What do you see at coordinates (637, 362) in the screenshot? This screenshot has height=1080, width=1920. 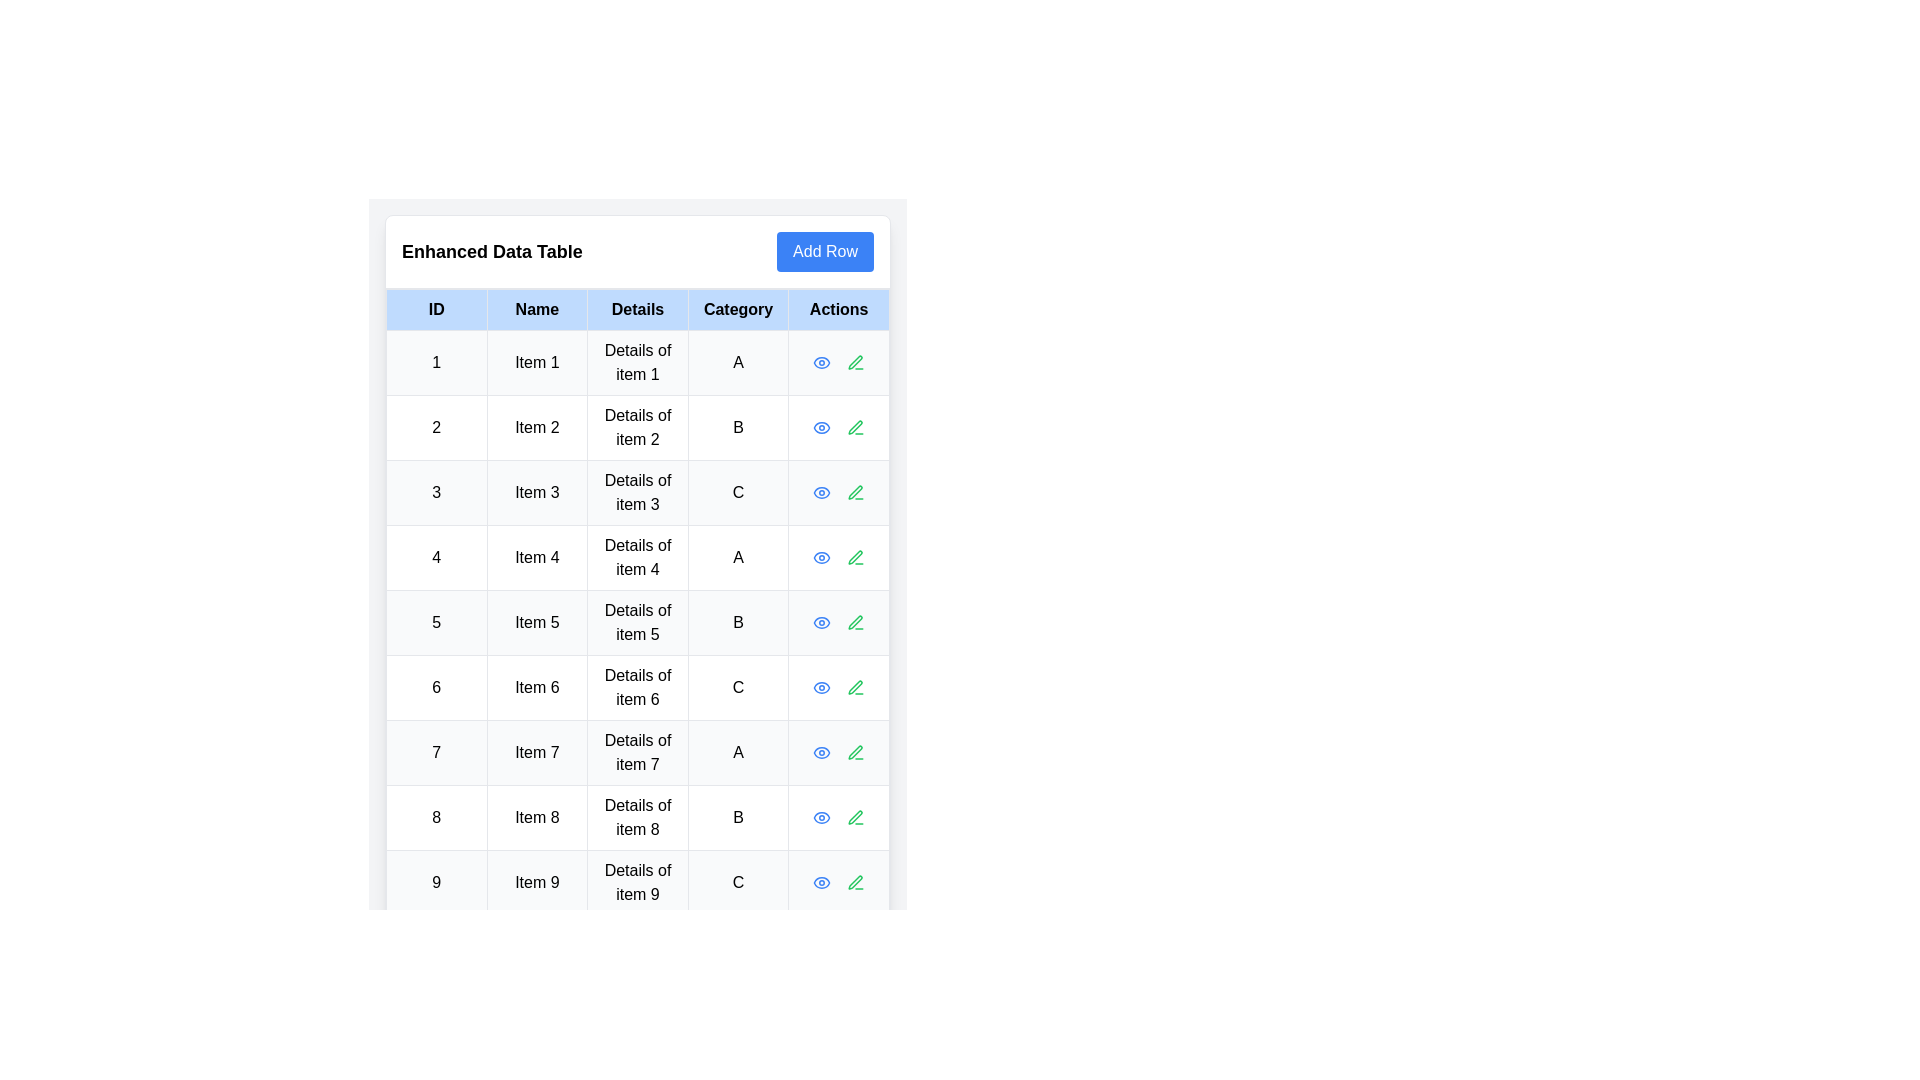 I see `the table cell containing the text 'Details of item 1' in the third column of the first row of the 'Enhanced Data Table'` at bounding box center [637, 362].